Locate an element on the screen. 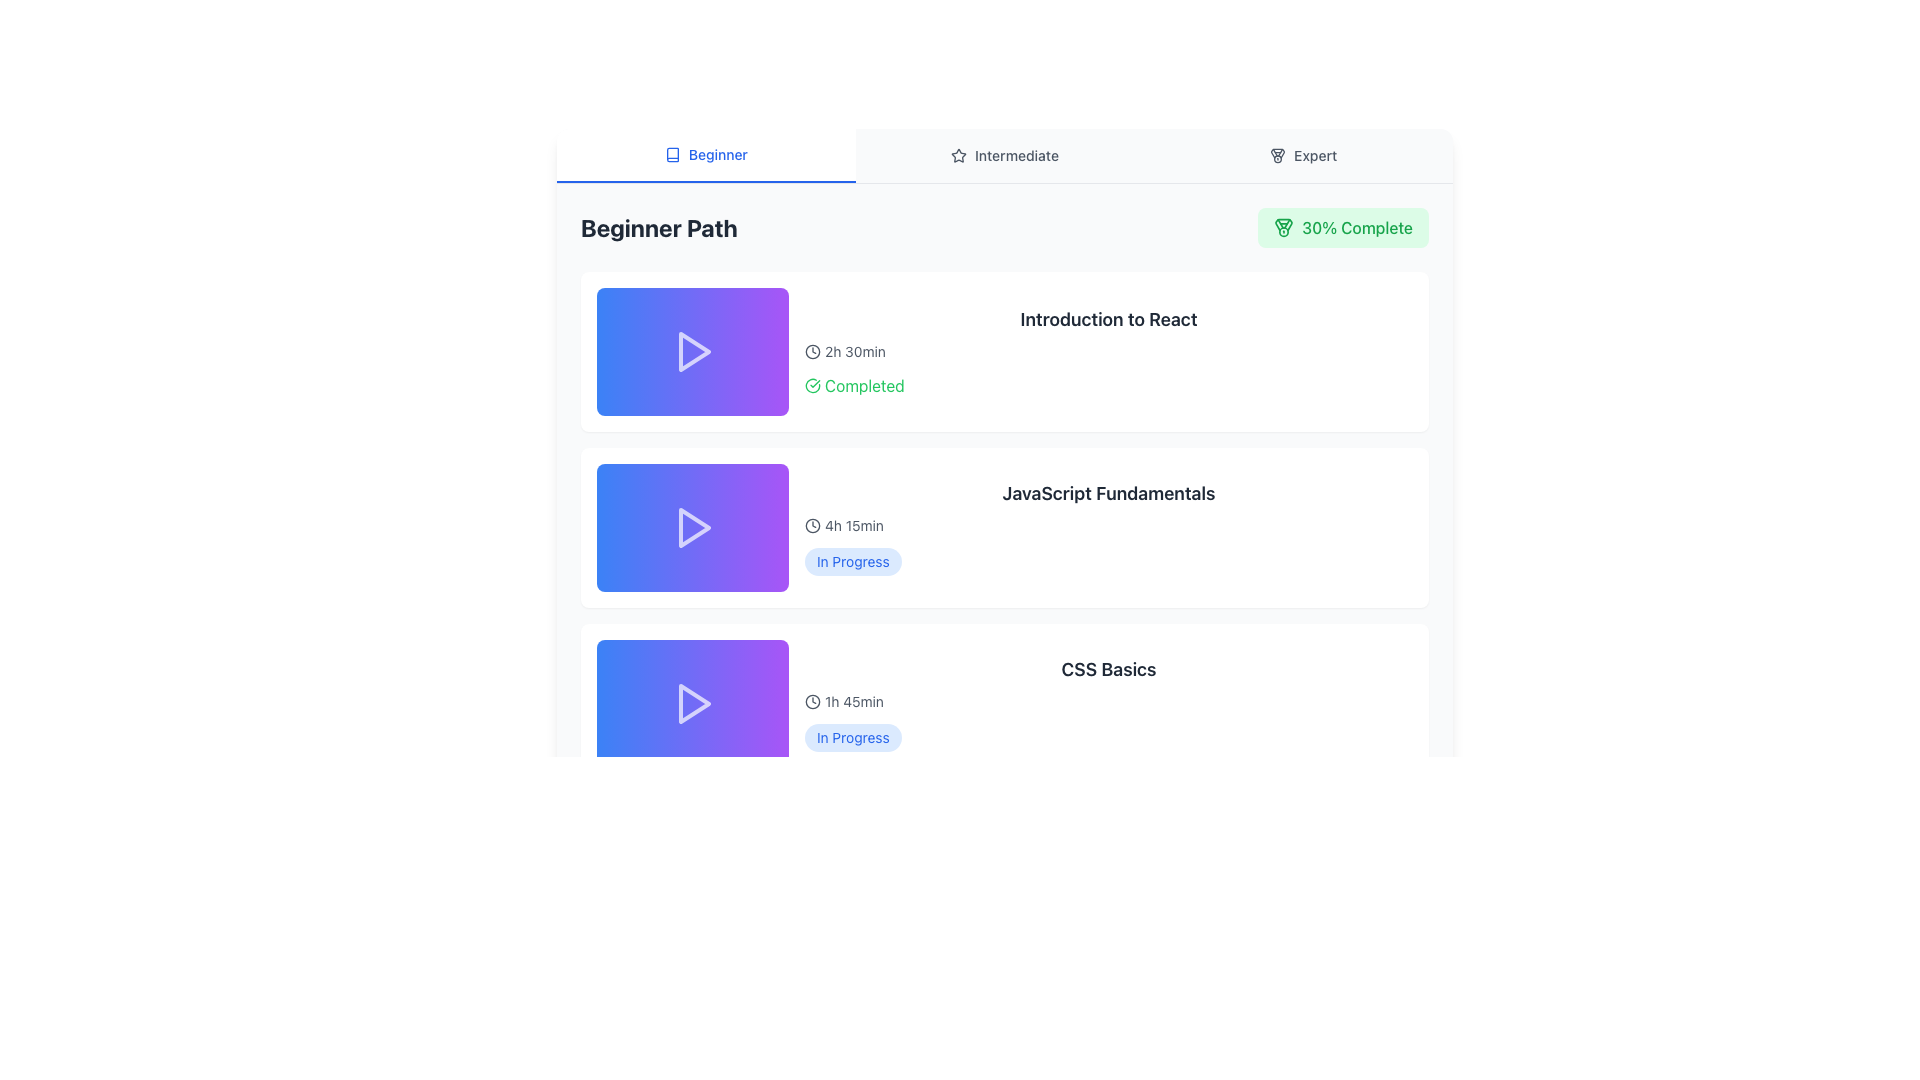  the clock icon located to the left of the text '1h 45min' in the third module of the 'CSS Basics' item layout is located at coordinates (812, 701).